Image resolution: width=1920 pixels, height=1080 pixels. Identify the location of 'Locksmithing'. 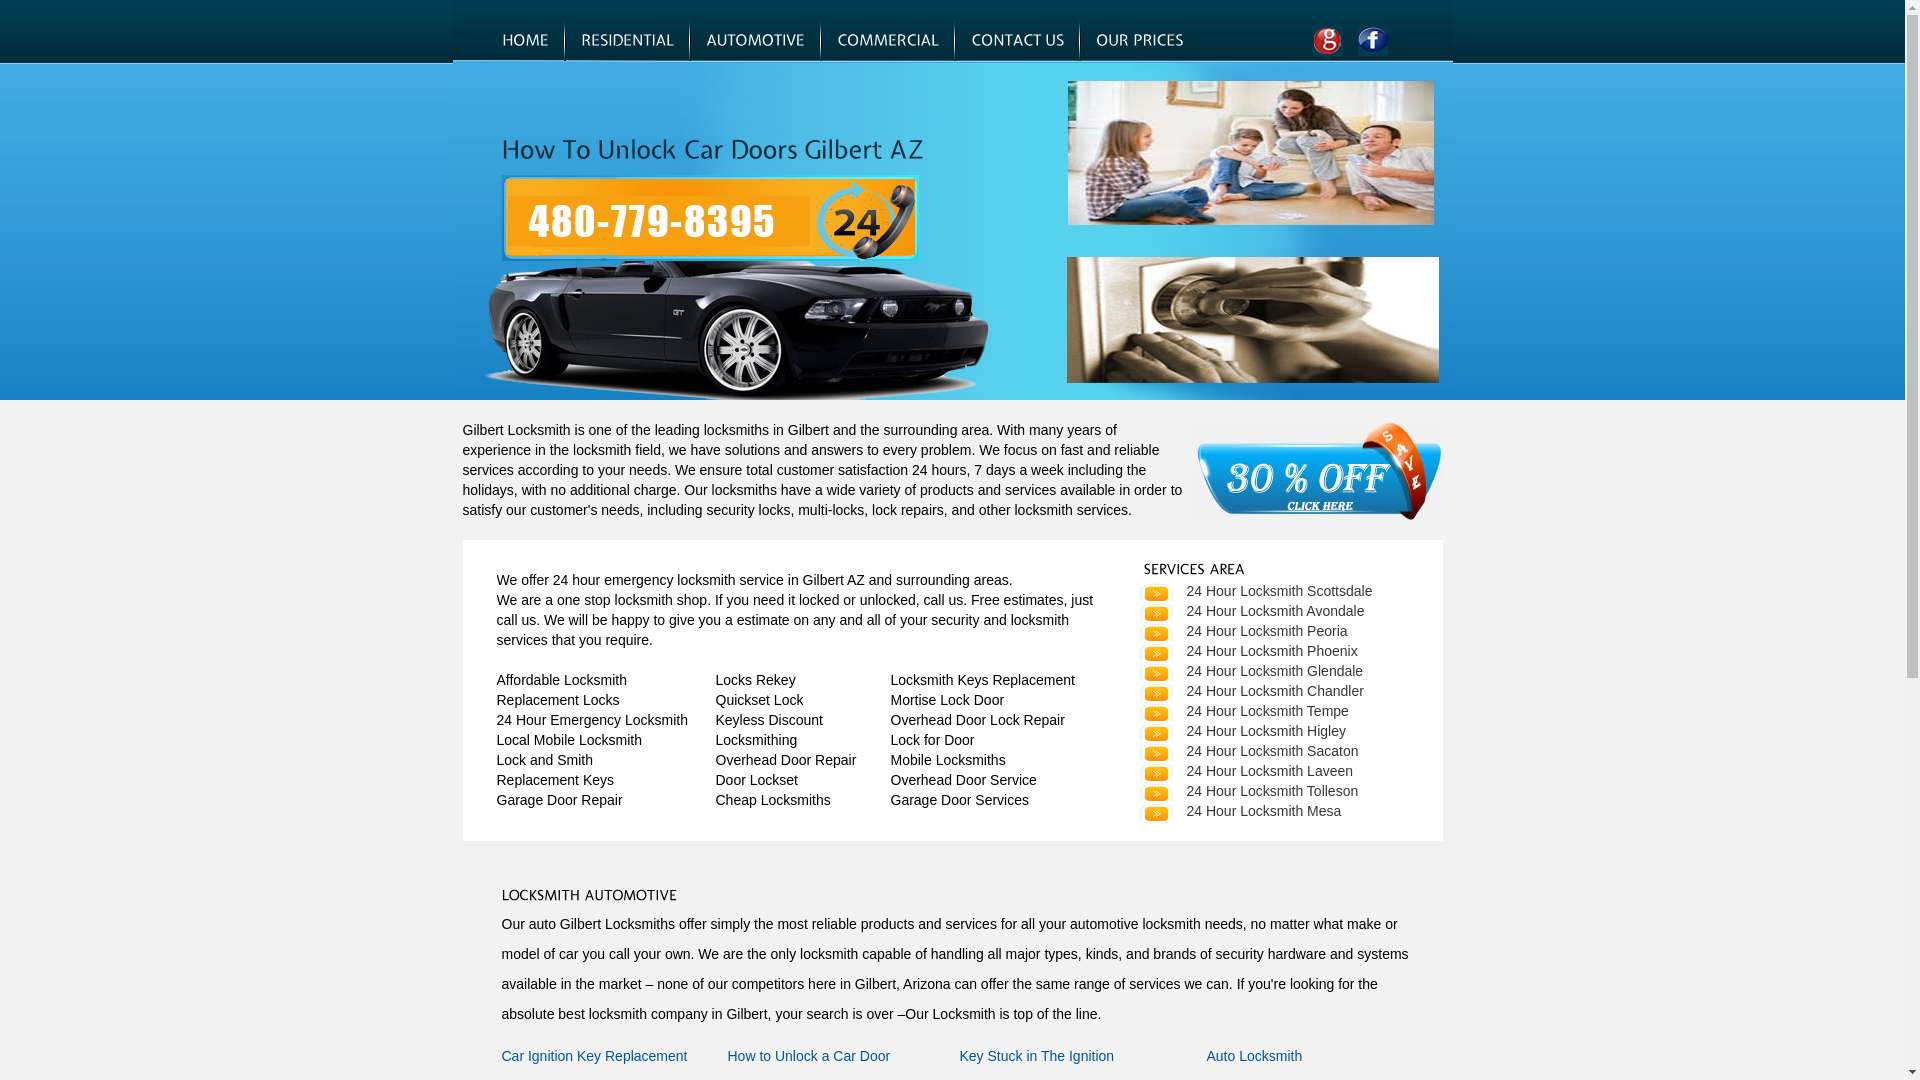
(756, 740).